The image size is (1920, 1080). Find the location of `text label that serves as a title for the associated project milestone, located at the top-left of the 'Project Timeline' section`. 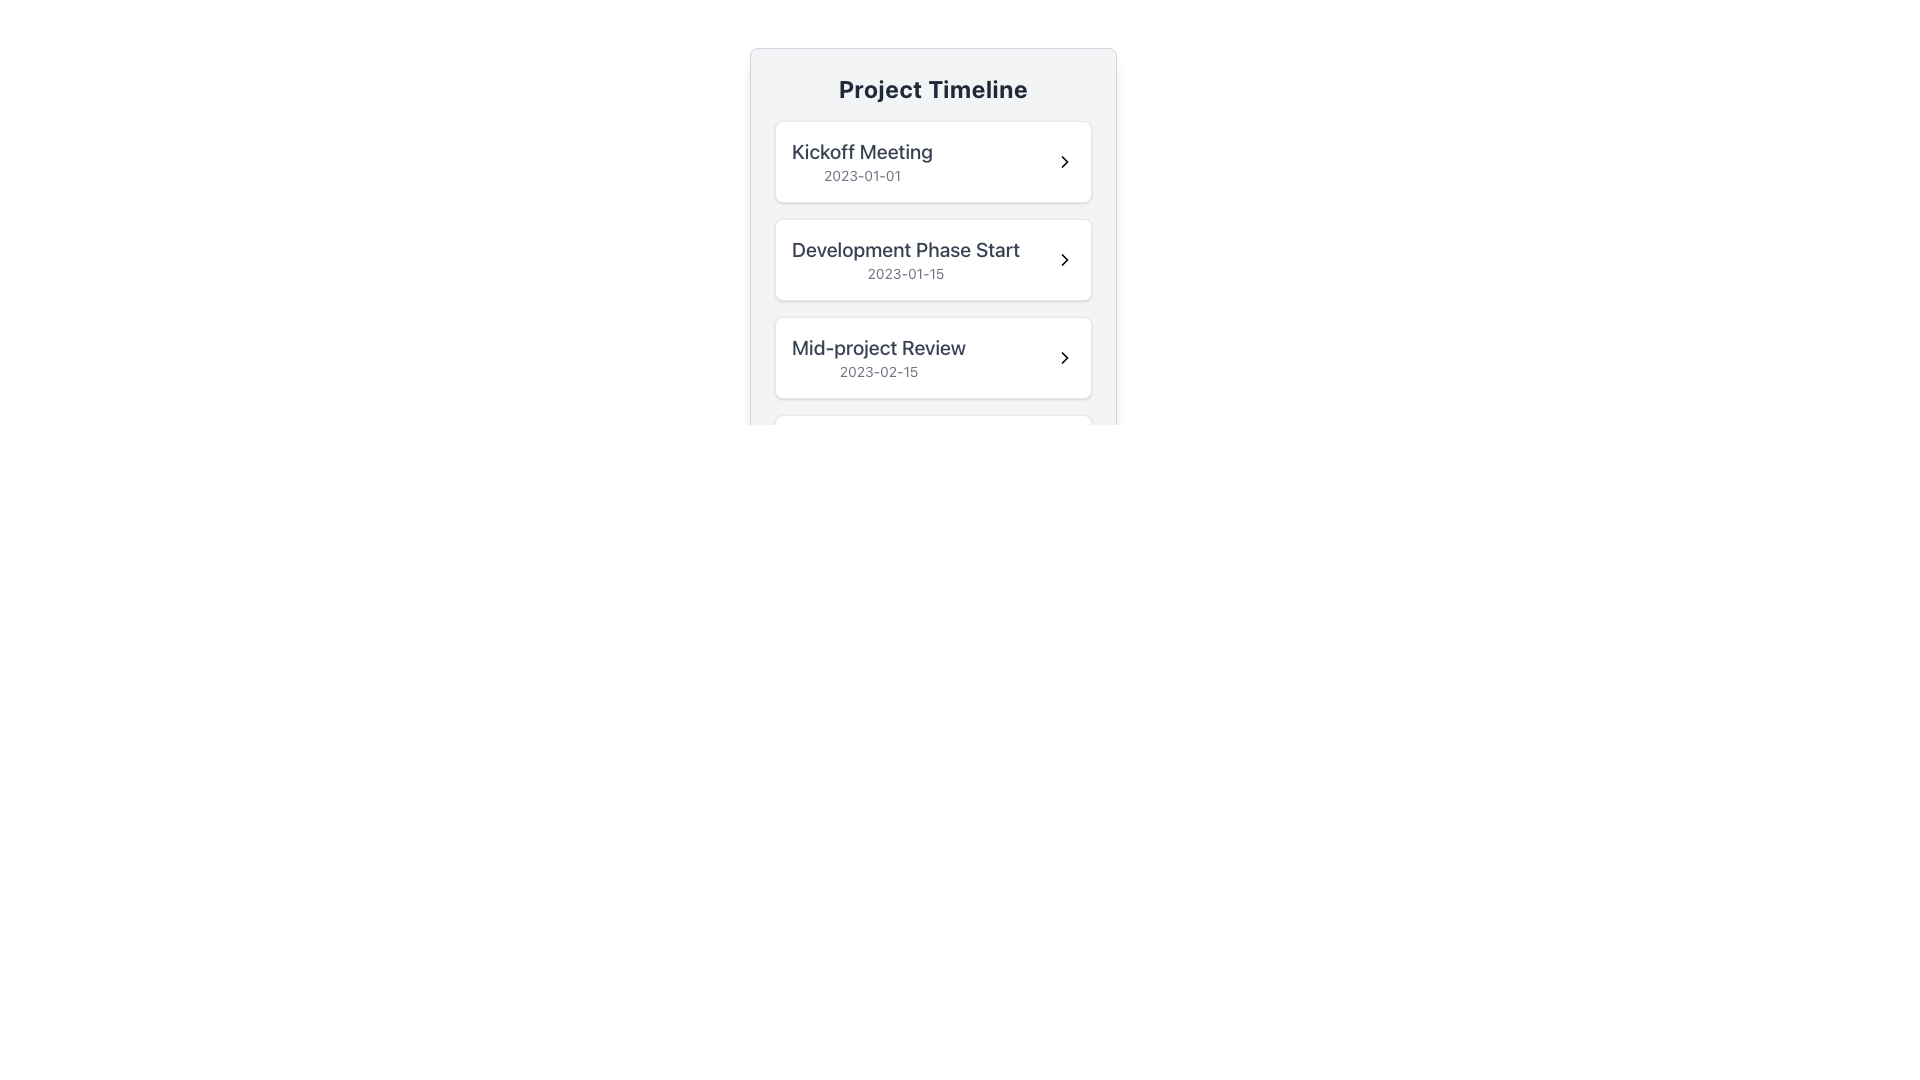

text label that serves as a title for the associated project milestone, located at the top-left of the 'Project Timeline' section is located at coordinates (862, 150).